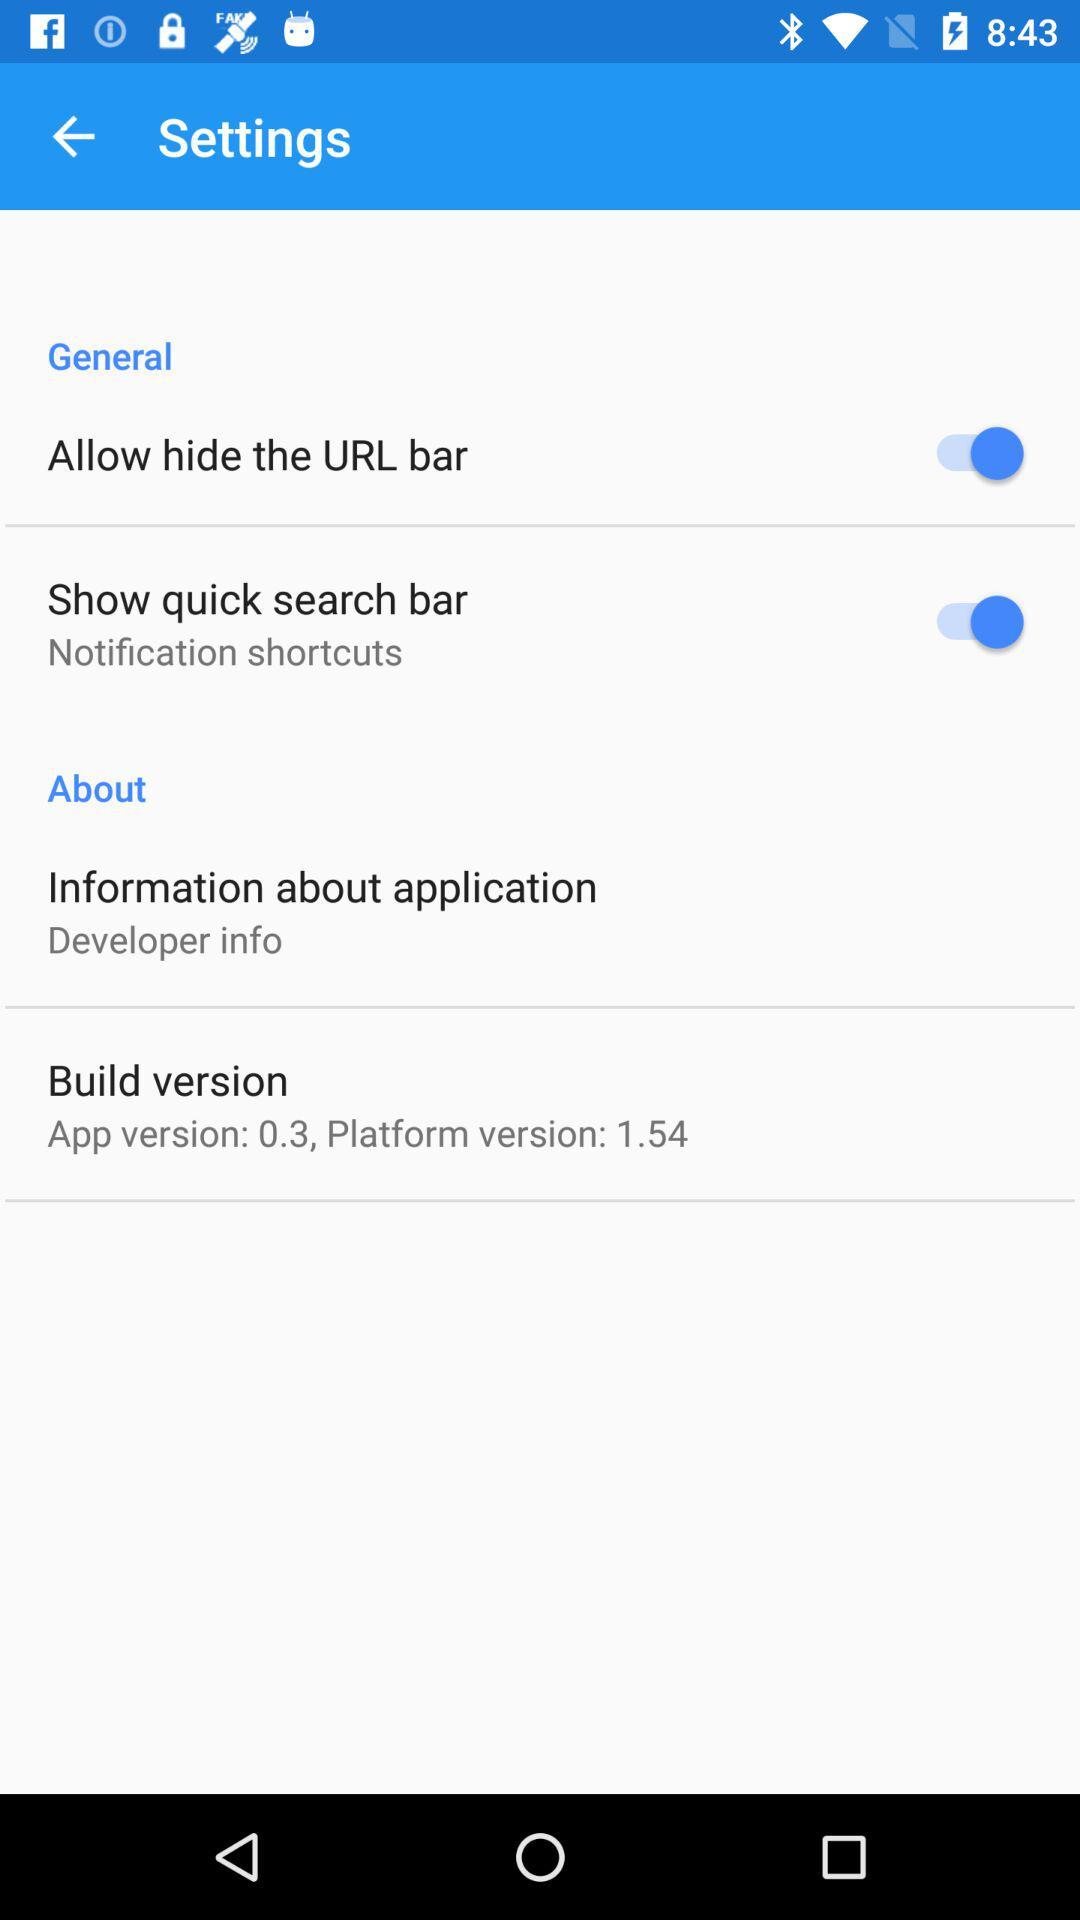 The image size is (1080, 1920). Describe the element at coordinates (224, 651) in the screenshot. I see `notification shortcuts` at that location.